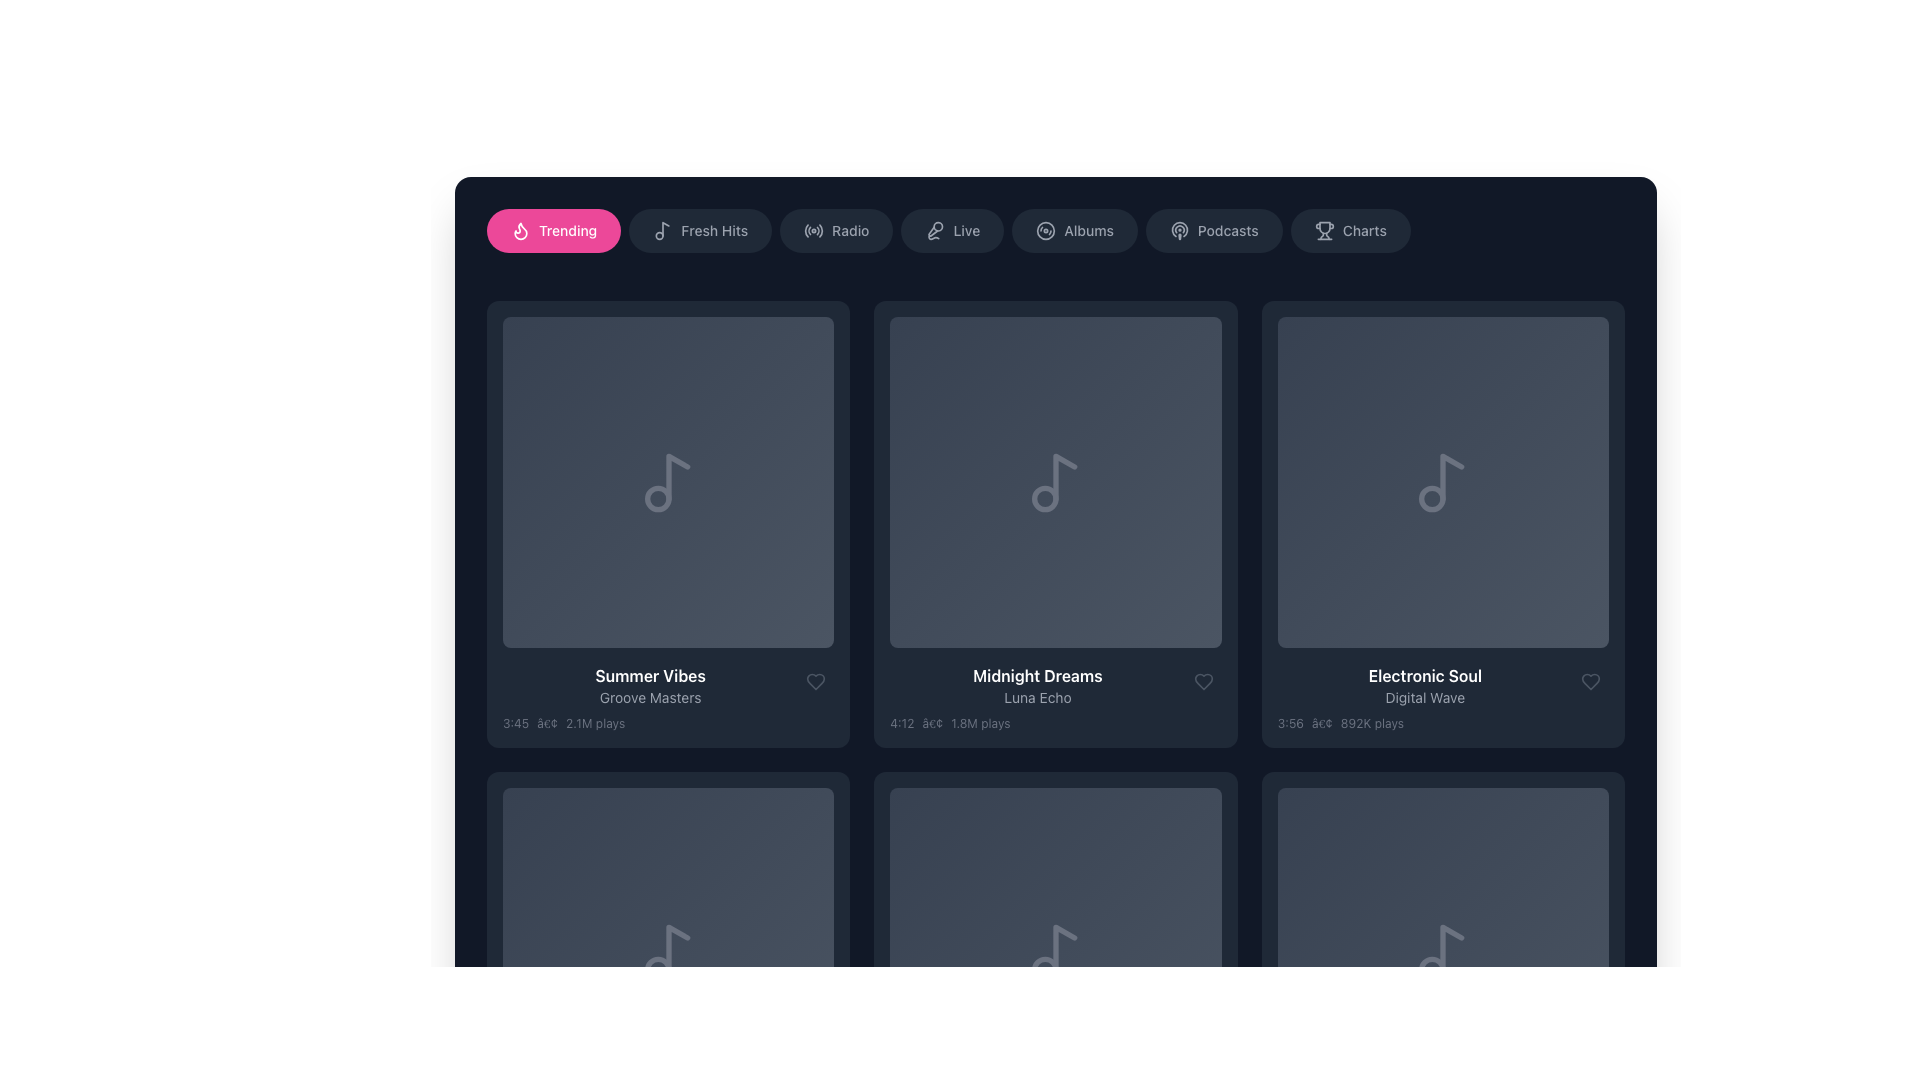  What do you see at coordinates (1055, 523) in the screenshot?
I see `the second music card in the top row of the grid` at bounding box center [1055, 523].